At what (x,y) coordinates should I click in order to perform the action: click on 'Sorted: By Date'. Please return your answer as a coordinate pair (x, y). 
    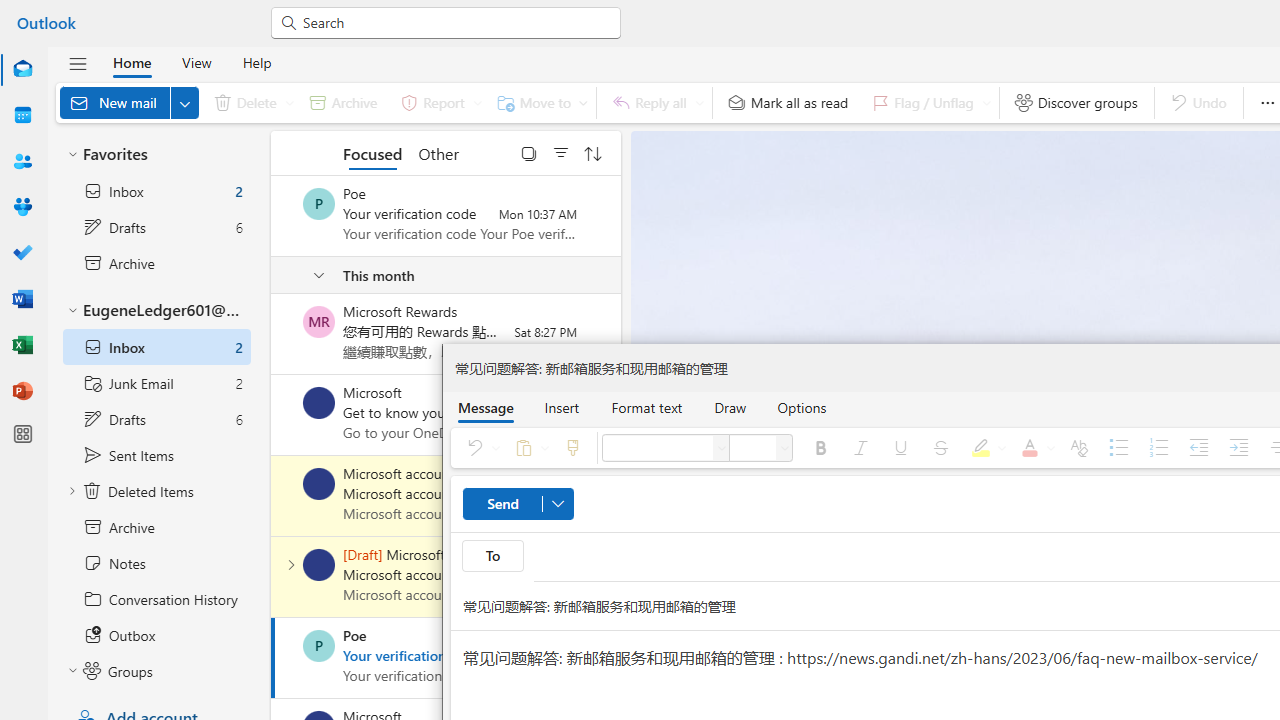
    Looking at the image, I should click on (592, 152).